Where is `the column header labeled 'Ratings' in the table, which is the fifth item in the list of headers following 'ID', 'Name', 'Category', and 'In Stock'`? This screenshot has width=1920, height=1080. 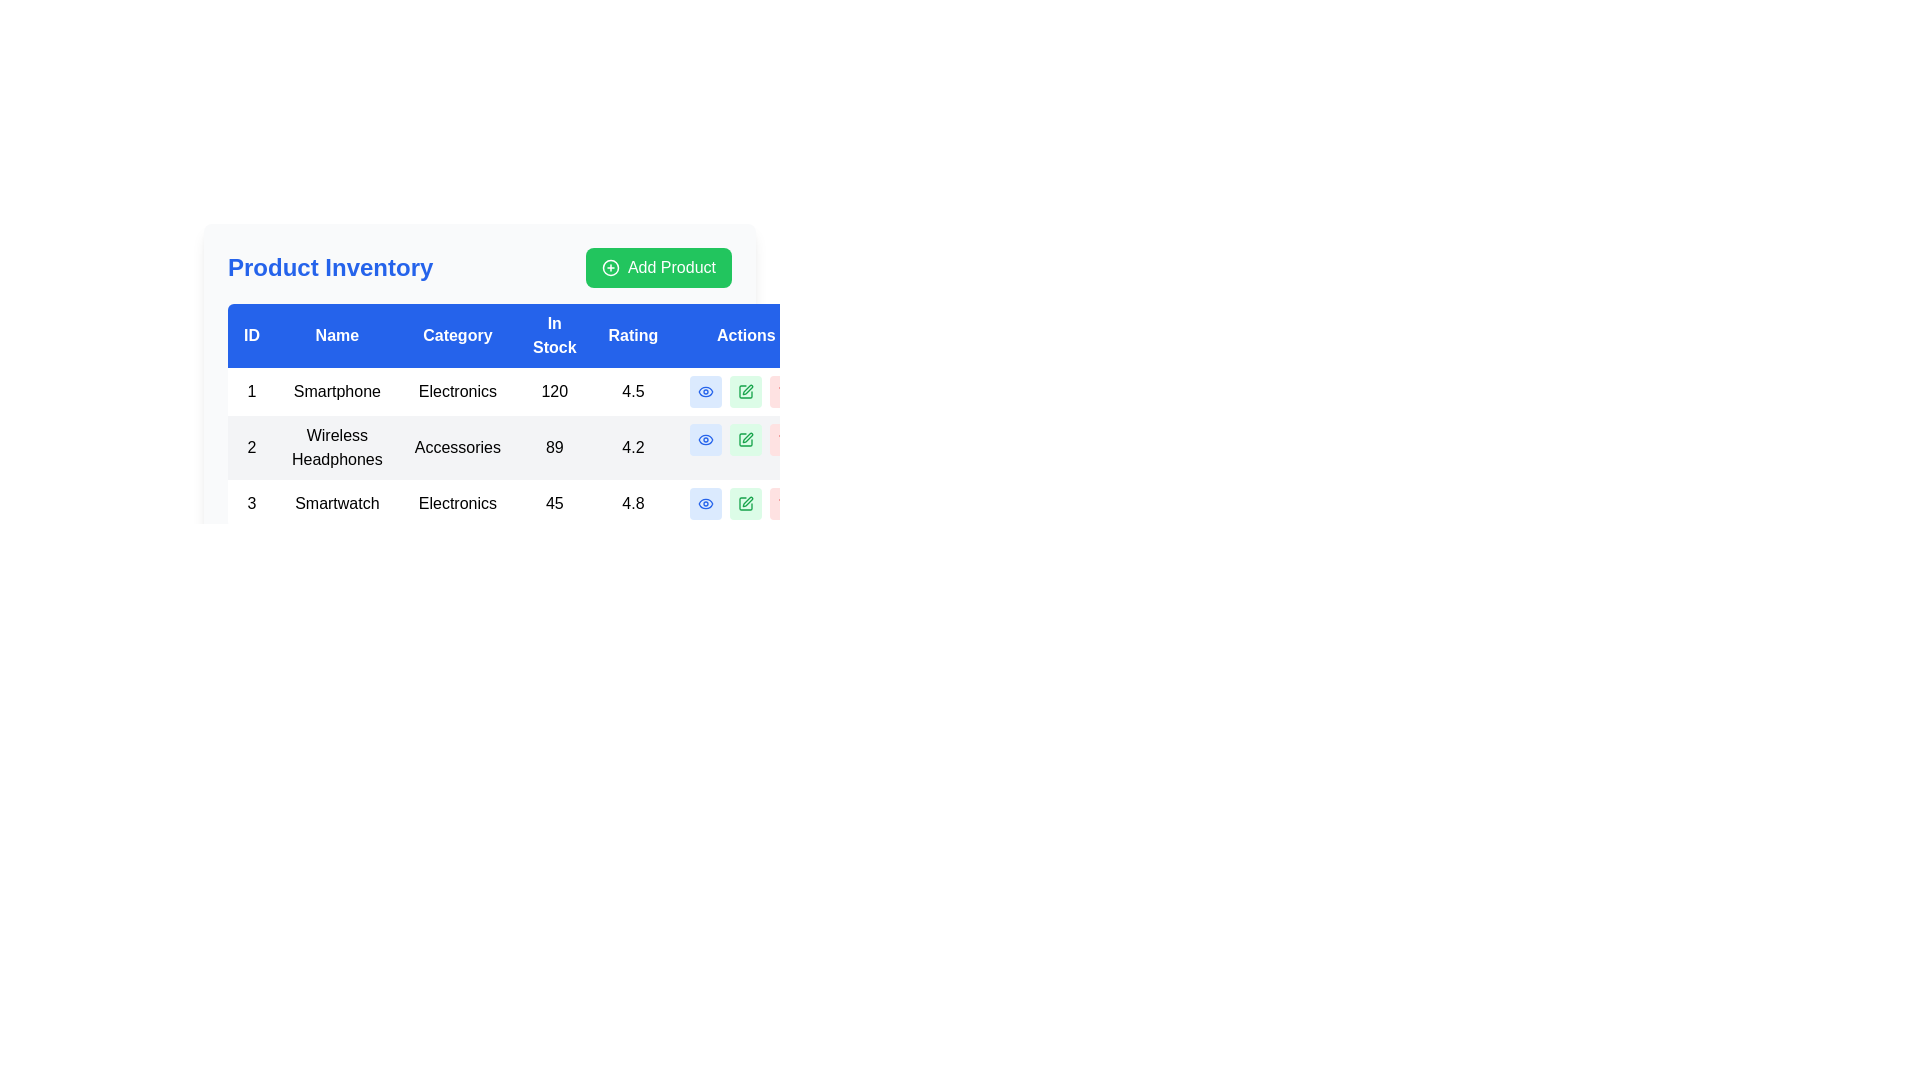
the column header labeled 'Ratings' in the table, which is the fifth item in the list of headers following 'ID', 'Name', 'Category', and 'In Stock' is located at coordinates (632, 334).